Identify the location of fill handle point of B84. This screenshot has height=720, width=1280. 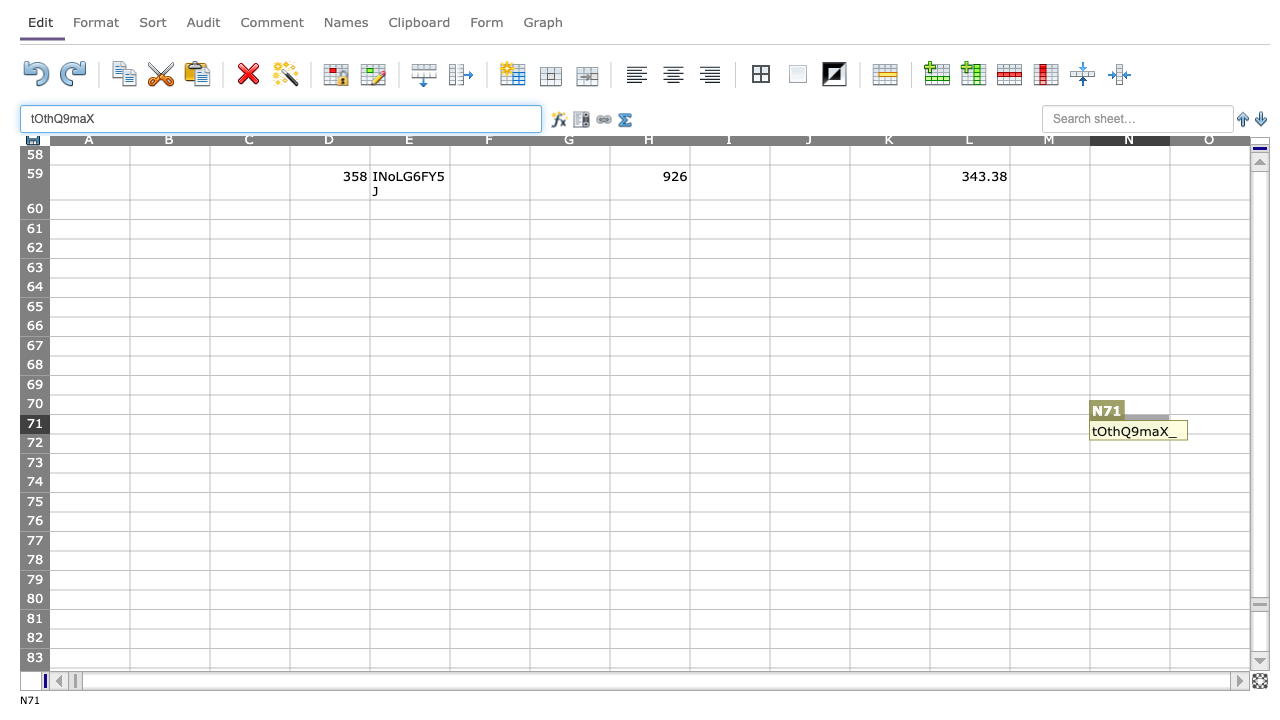
(210, 686).